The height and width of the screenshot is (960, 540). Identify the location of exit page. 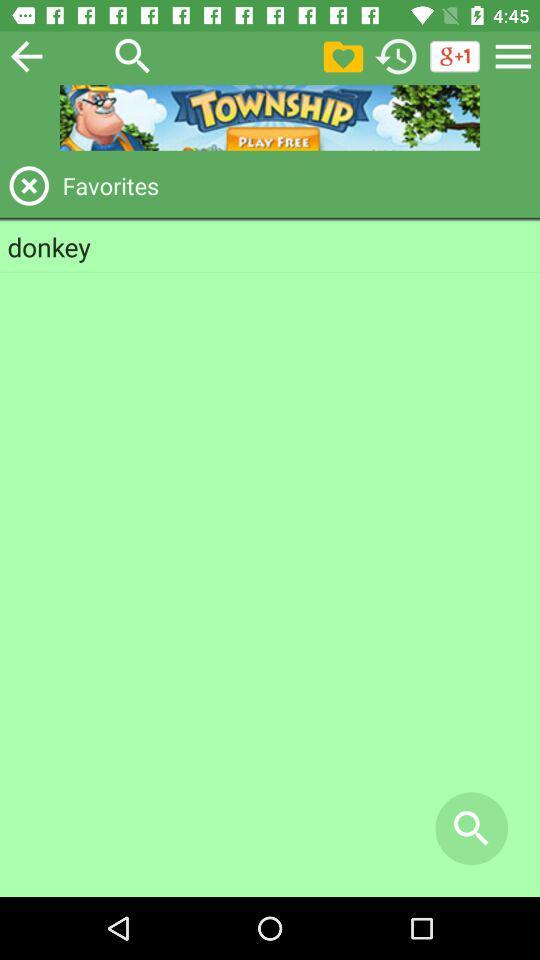
(28, 185).